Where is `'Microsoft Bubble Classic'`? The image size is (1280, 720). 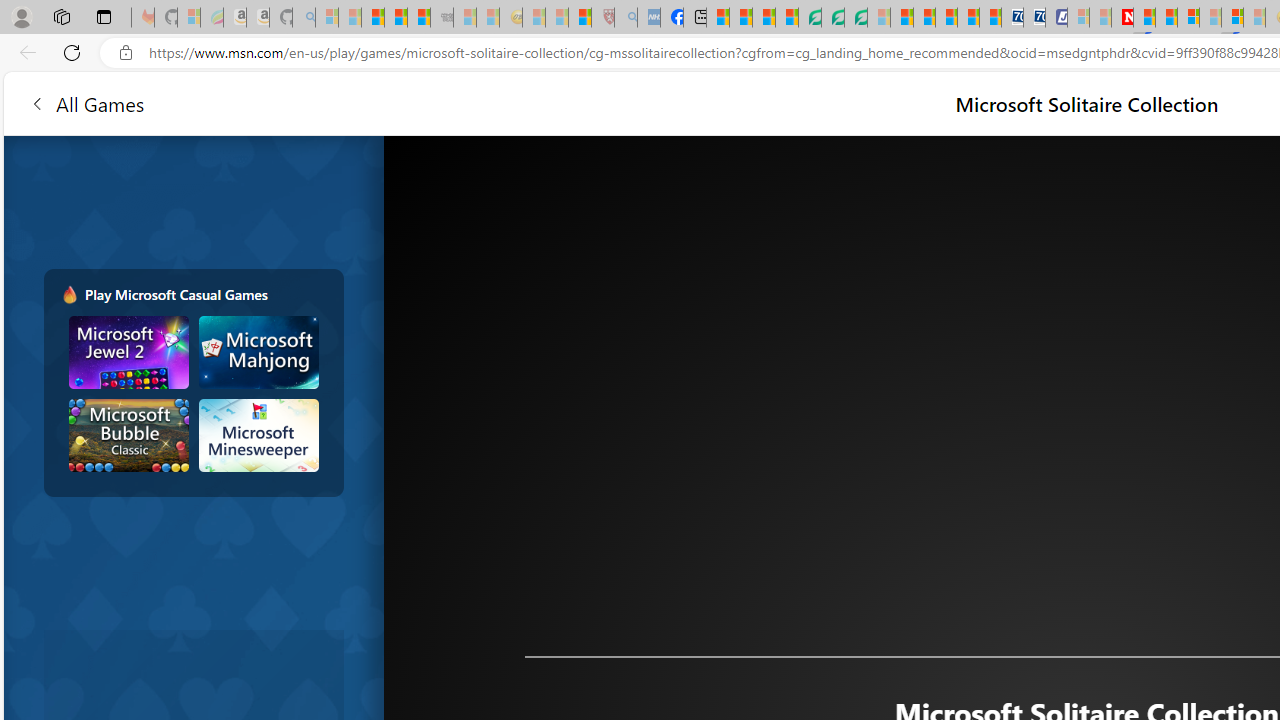
'Microsoft Bubble Classic' is located at coordinates (128, 434).